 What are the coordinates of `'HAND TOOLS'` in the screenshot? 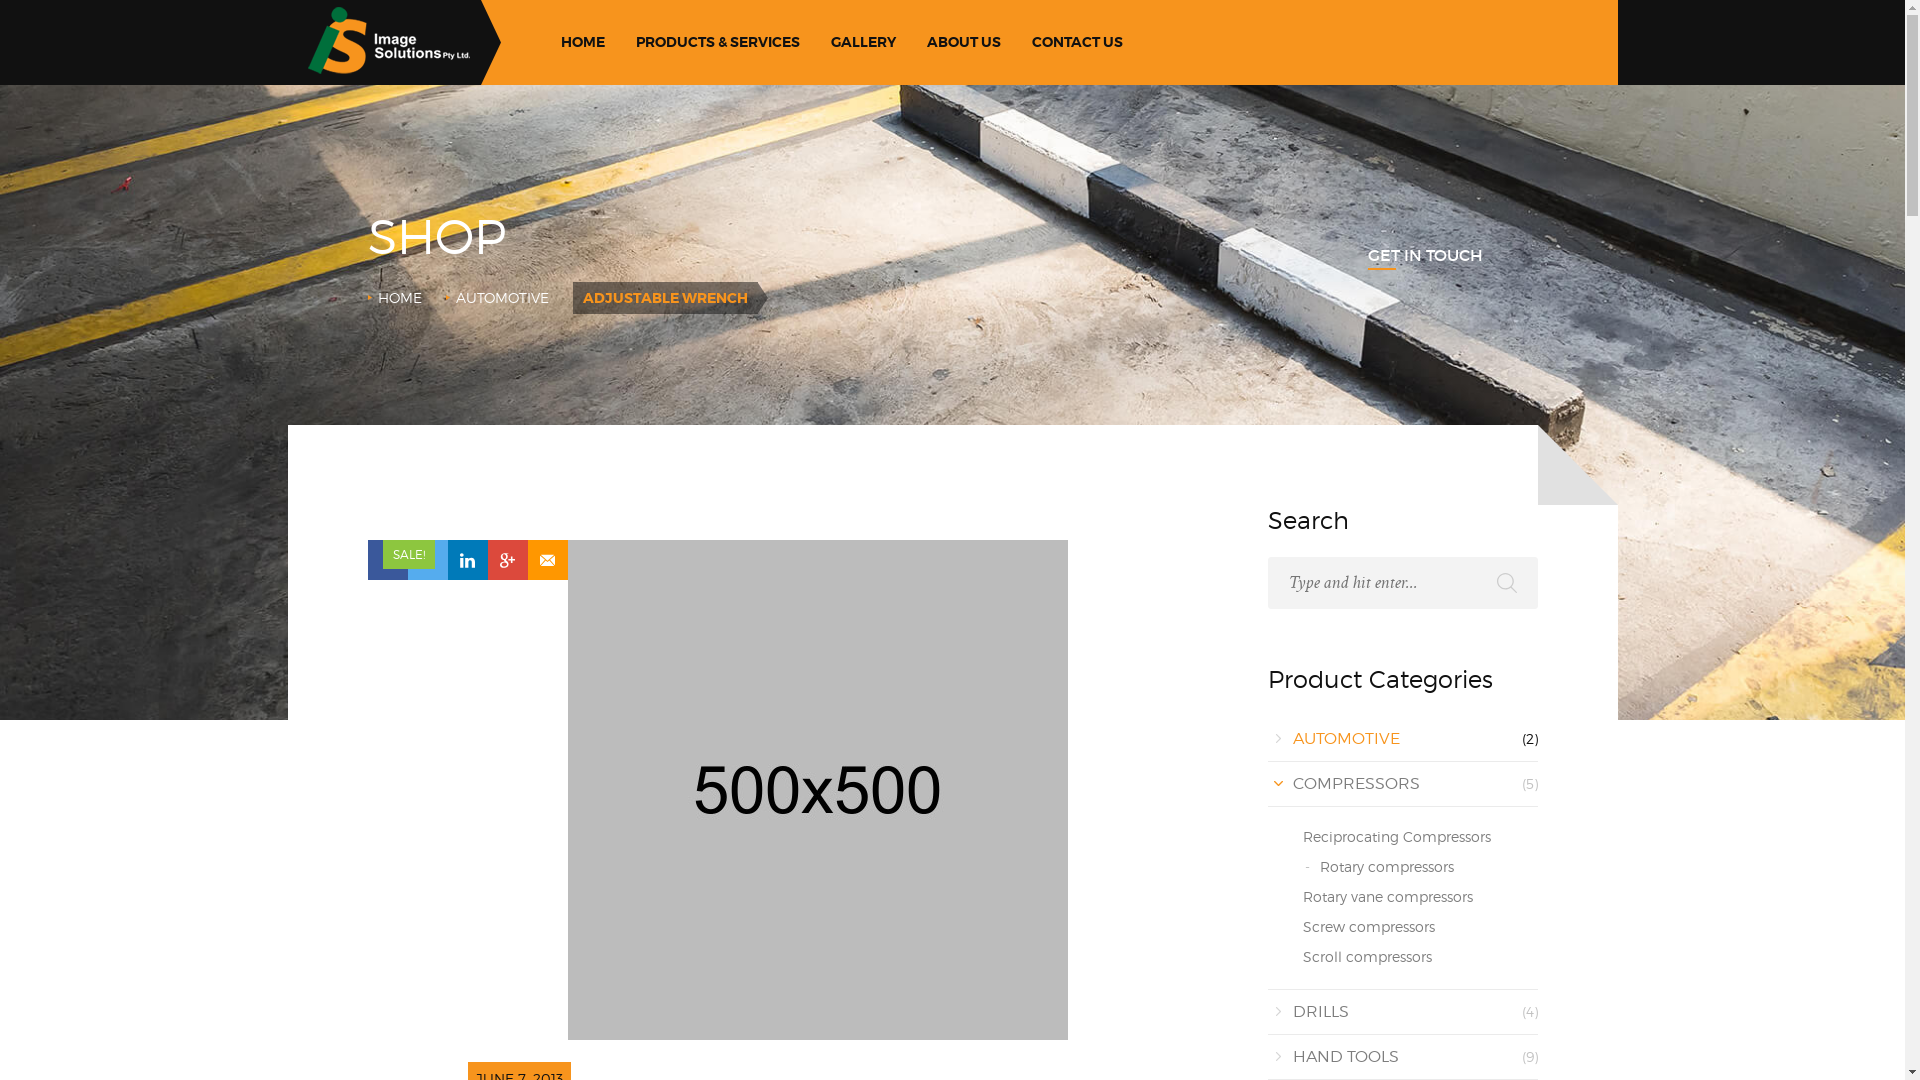 It's located at (1291, 1055).